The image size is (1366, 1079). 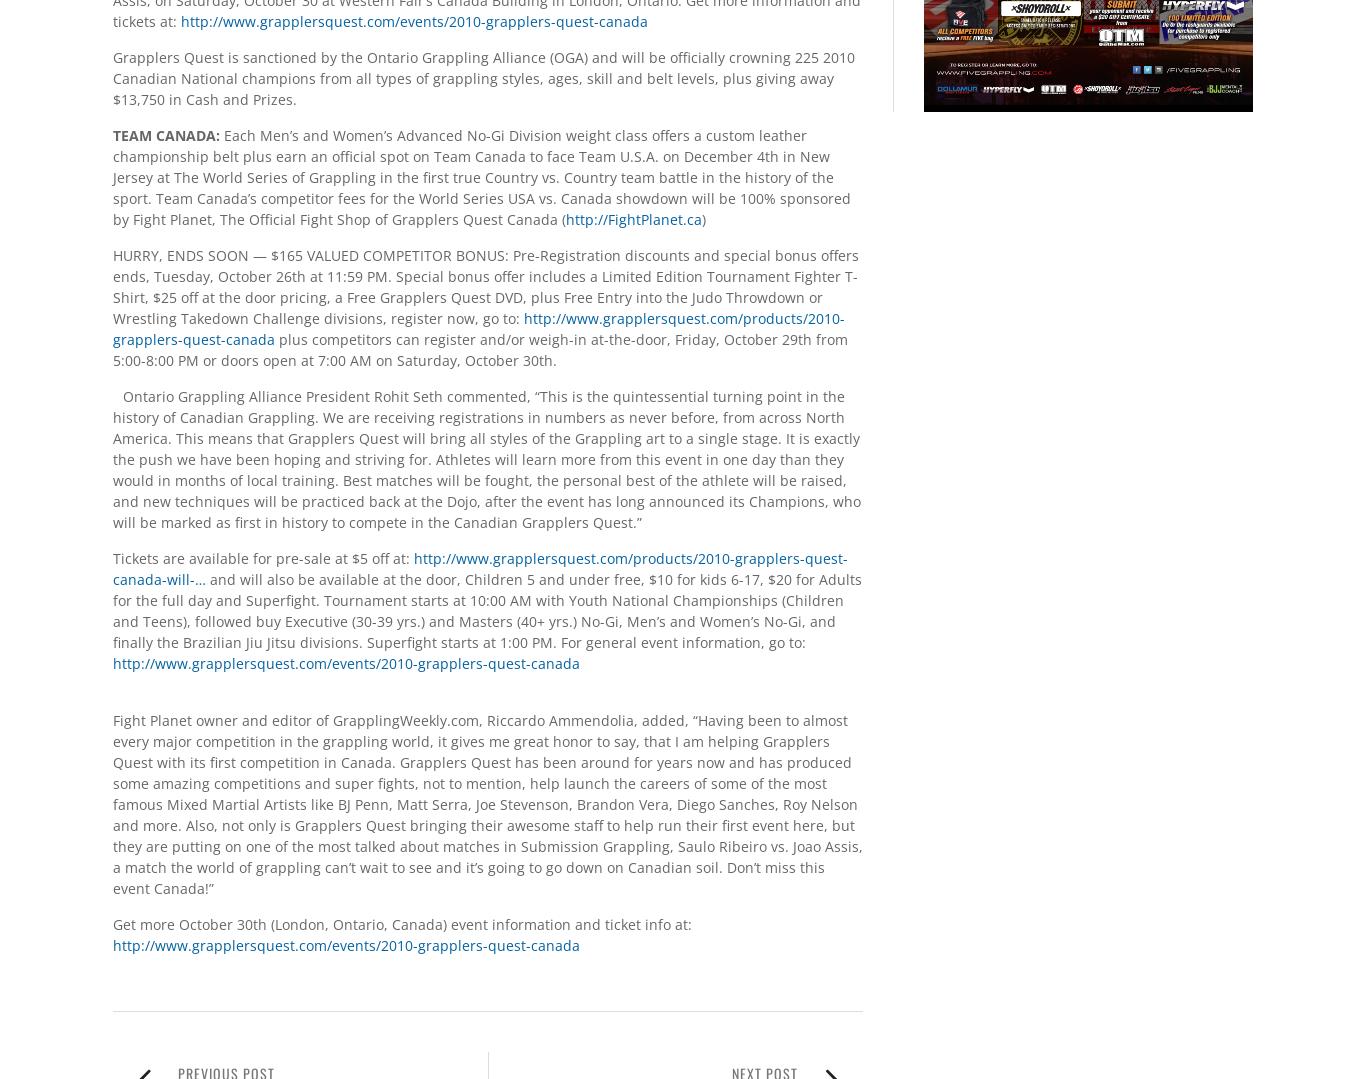 I want to click on 'Grapplers Quest is sanctioned by the Ontario Grappling Alliance (OGA)  and will be officially crowning 225 2010 Canadian National champions  from all types of grappling styles, ages, skill and belt levels, plus  giving away $13,750 in Cash and Prizes.', so click(x=483, y=76).